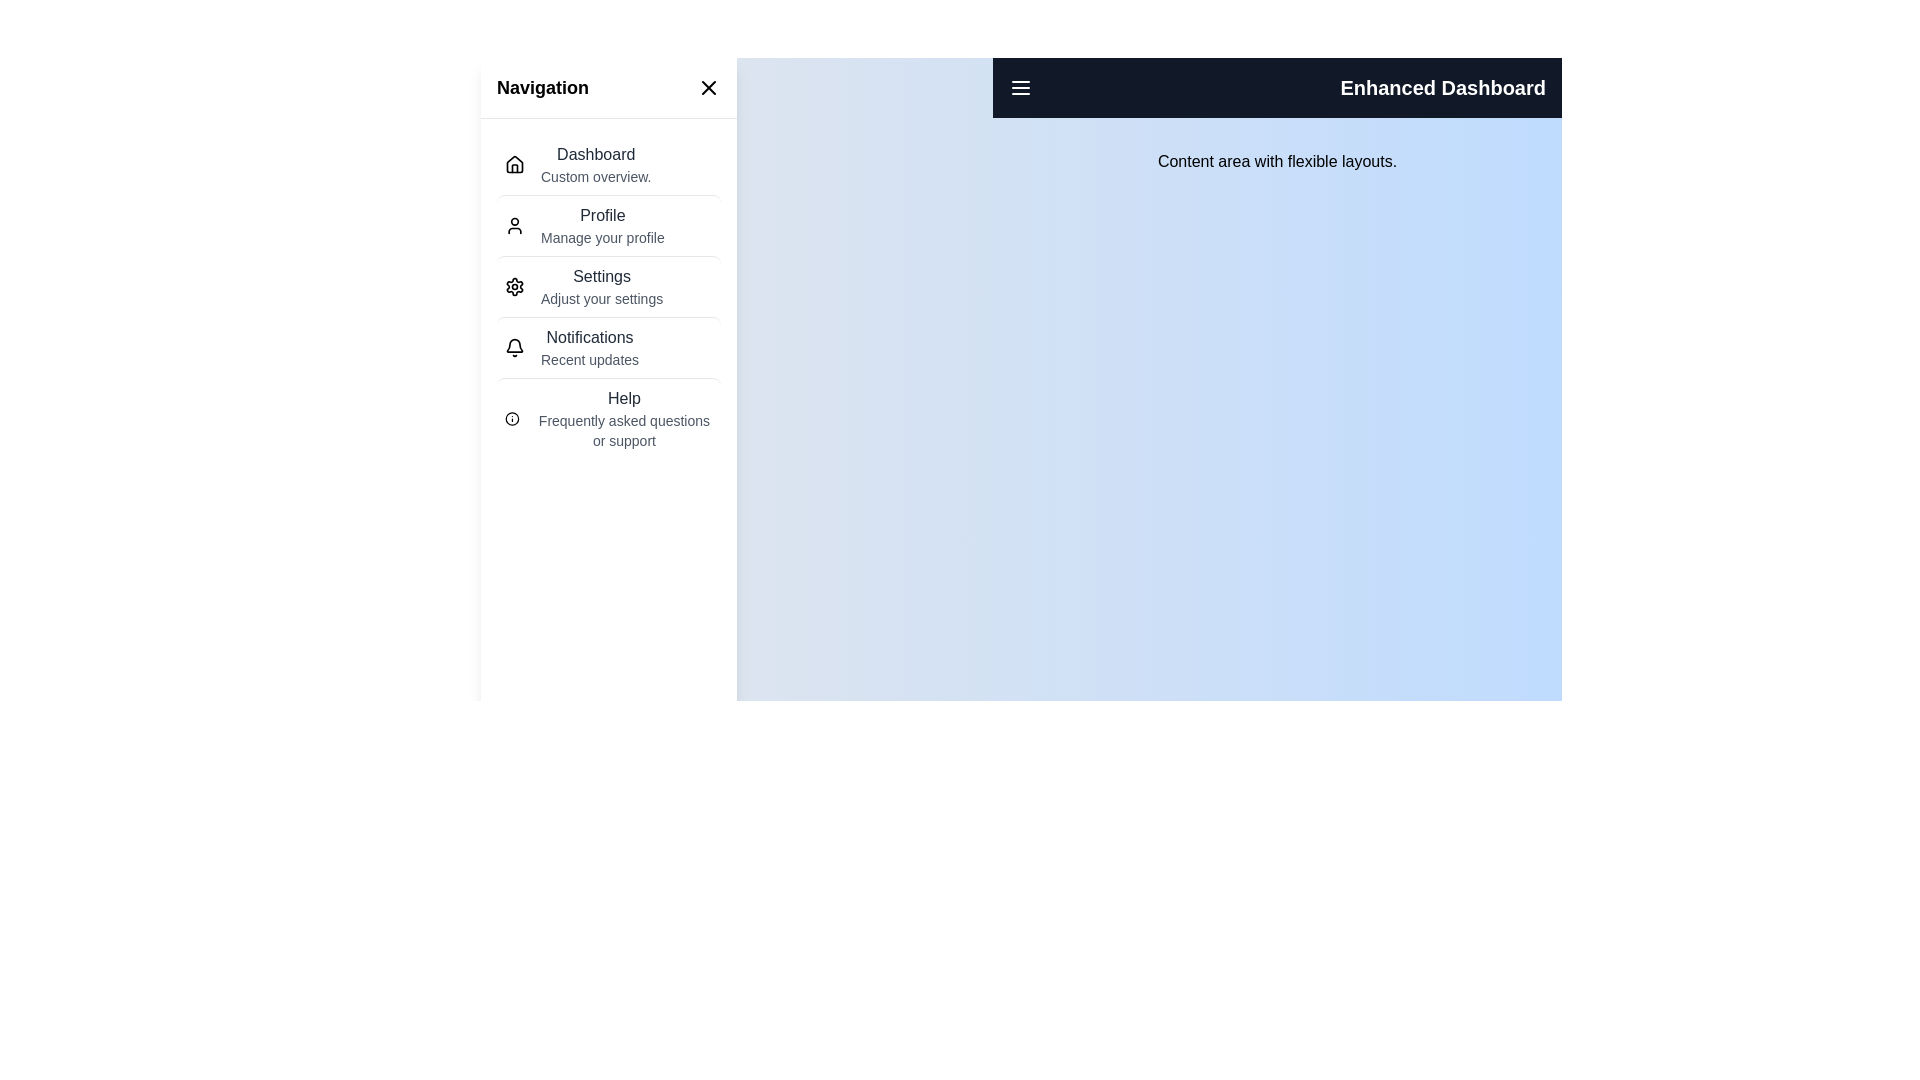 This screenshot has height=1080, width=1920. What do you see at coordinates (601, 277) in the screenshot?
I see `the 'Settings' text label in the left navigation panel, which is styled with a medium font weight and dark gray color, located under 'Profile' and above 'Notifications'` at bounding box center [601, 277].